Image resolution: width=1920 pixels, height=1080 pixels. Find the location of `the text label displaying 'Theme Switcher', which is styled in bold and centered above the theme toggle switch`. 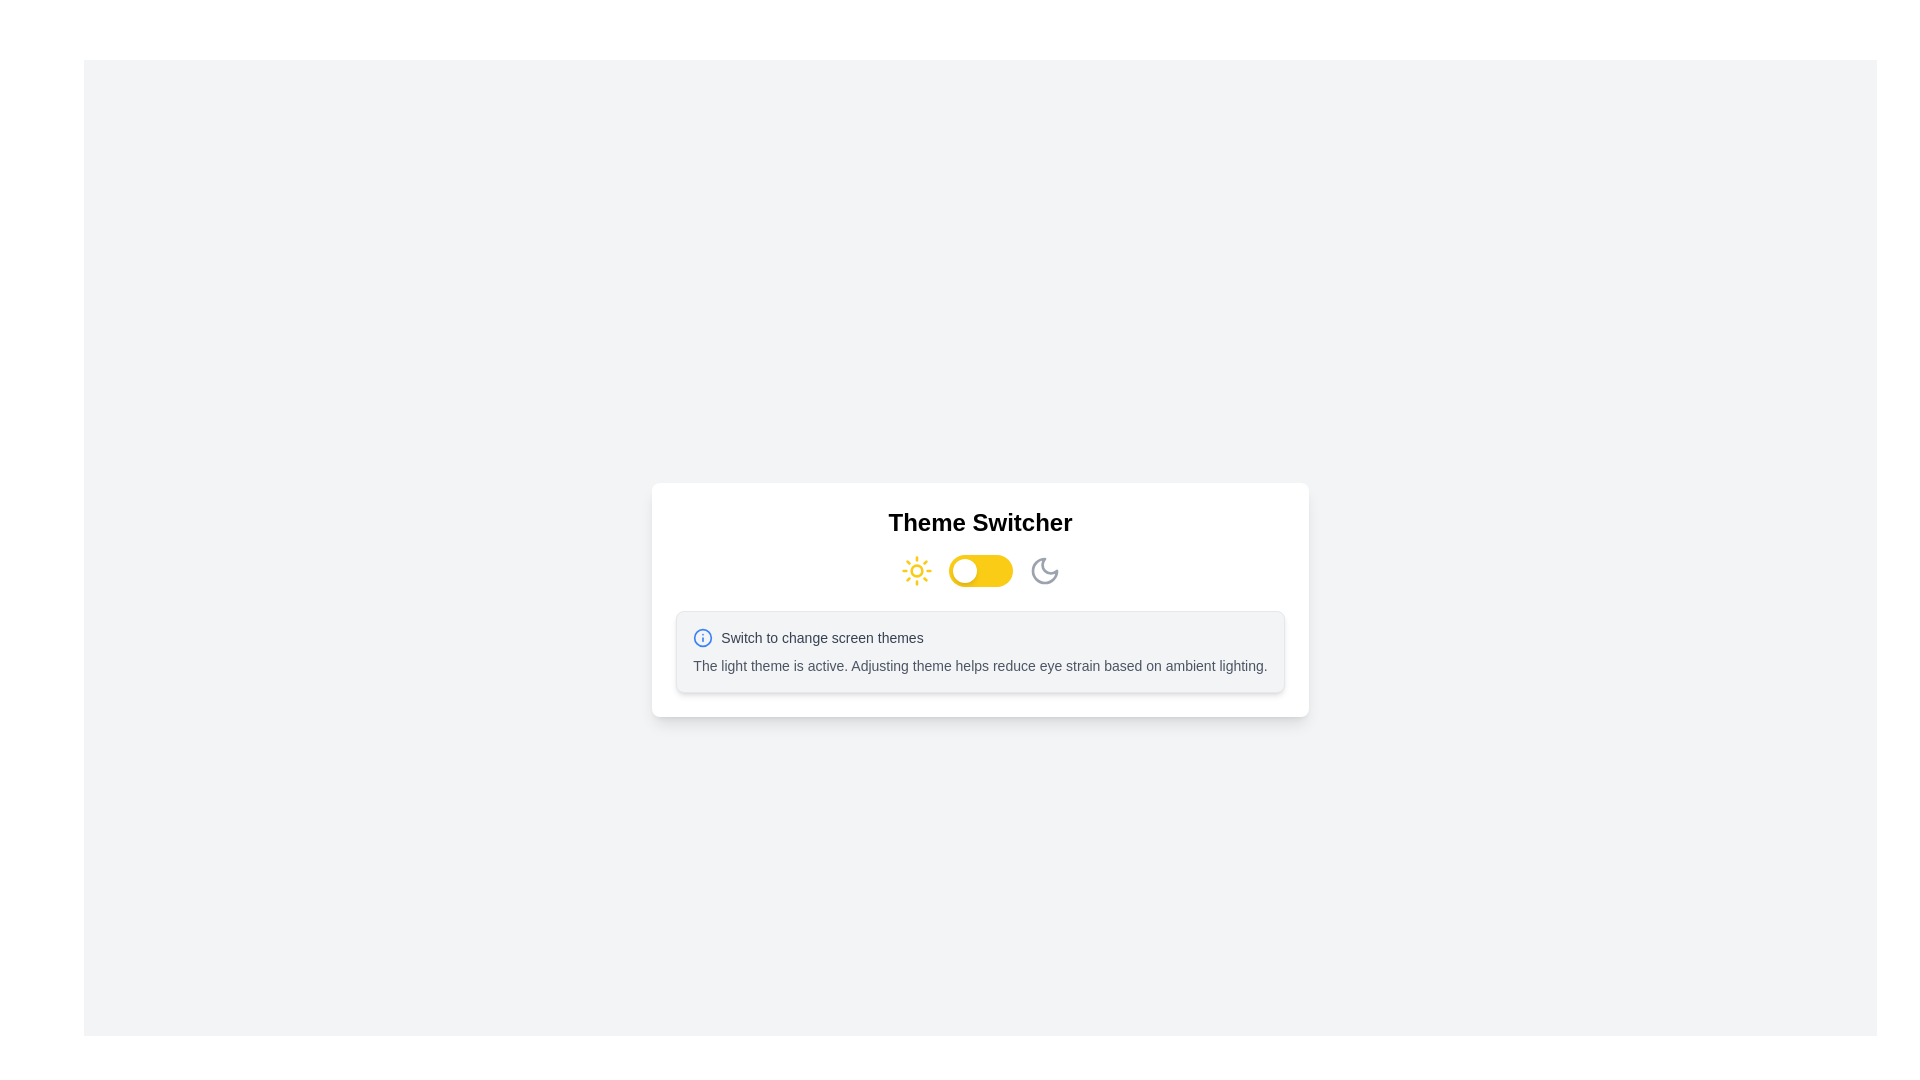

the text label displaying 'Theme Switcher', which is styled in bold and centered above the theme toggle switch is located at coordinates (980, 522).